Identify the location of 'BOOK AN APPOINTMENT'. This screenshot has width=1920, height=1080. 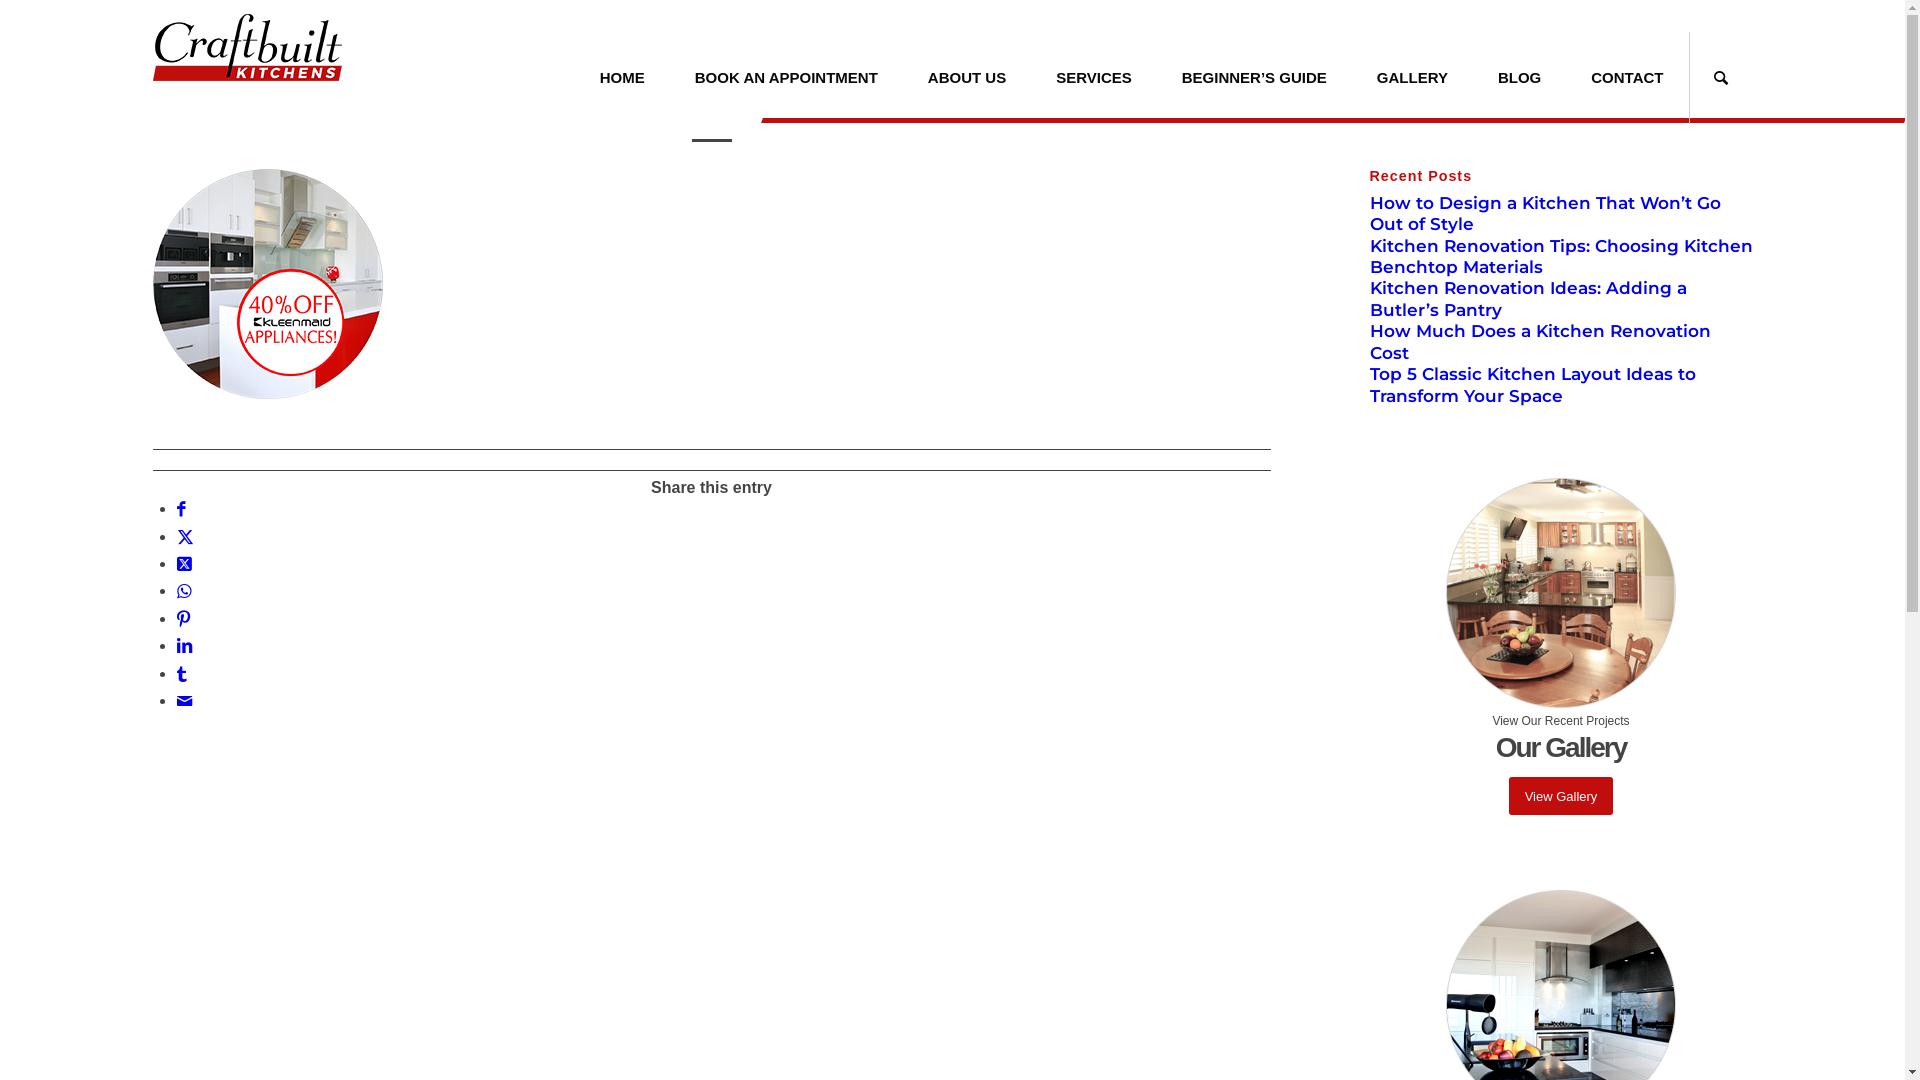
(785, 76).